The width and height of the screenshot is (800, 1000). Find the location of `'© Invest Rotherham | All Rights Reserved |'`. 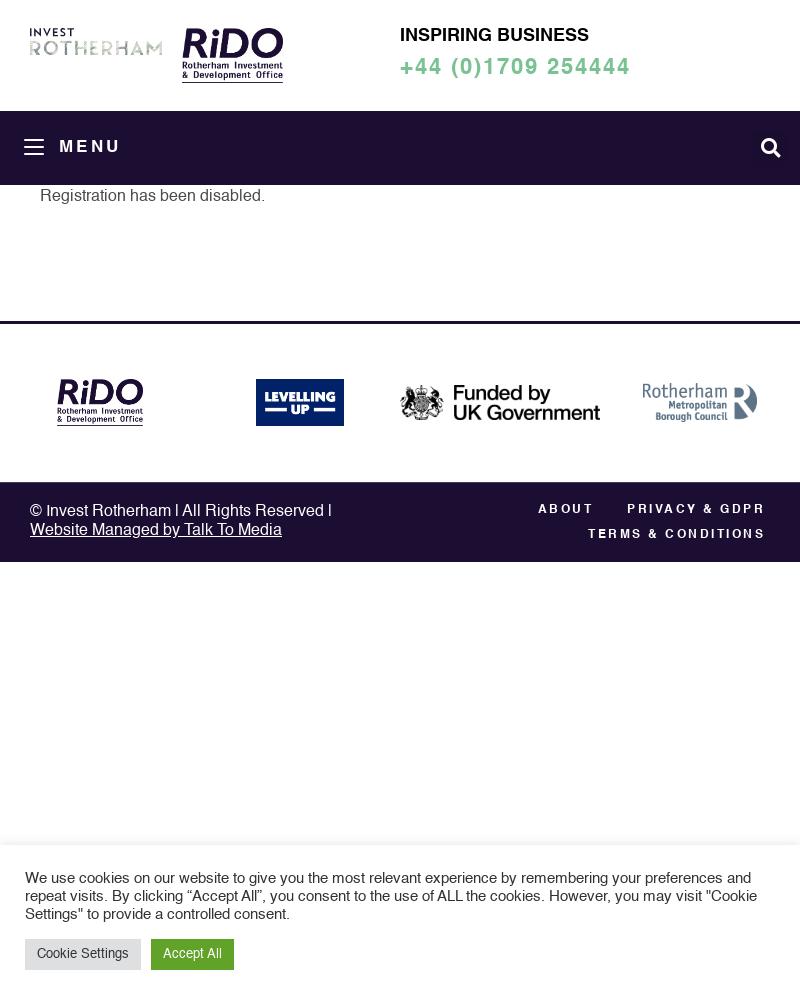

'© Invest Rotherham | All Rights Reserved |' is located at coordinates (179, 511).